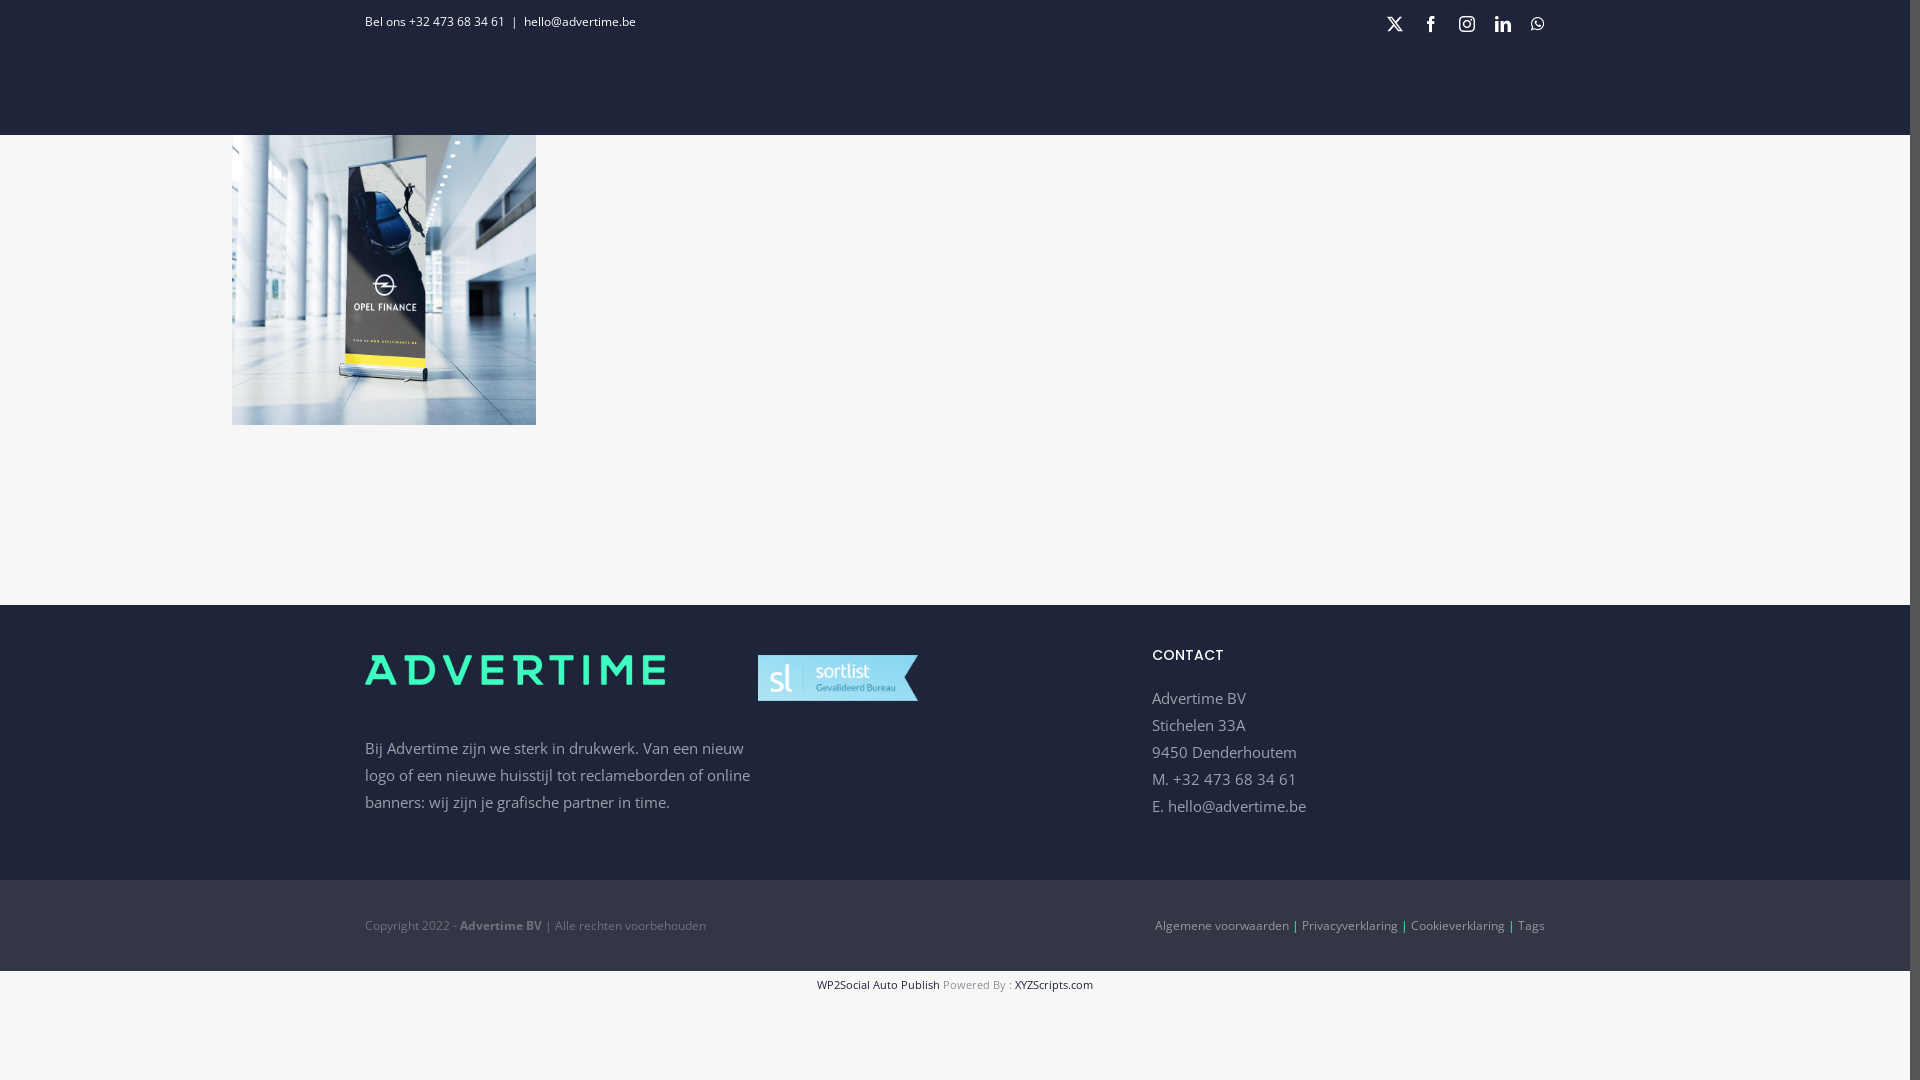  I want to click on 'XYZScripts.com', so click(1053, 983).